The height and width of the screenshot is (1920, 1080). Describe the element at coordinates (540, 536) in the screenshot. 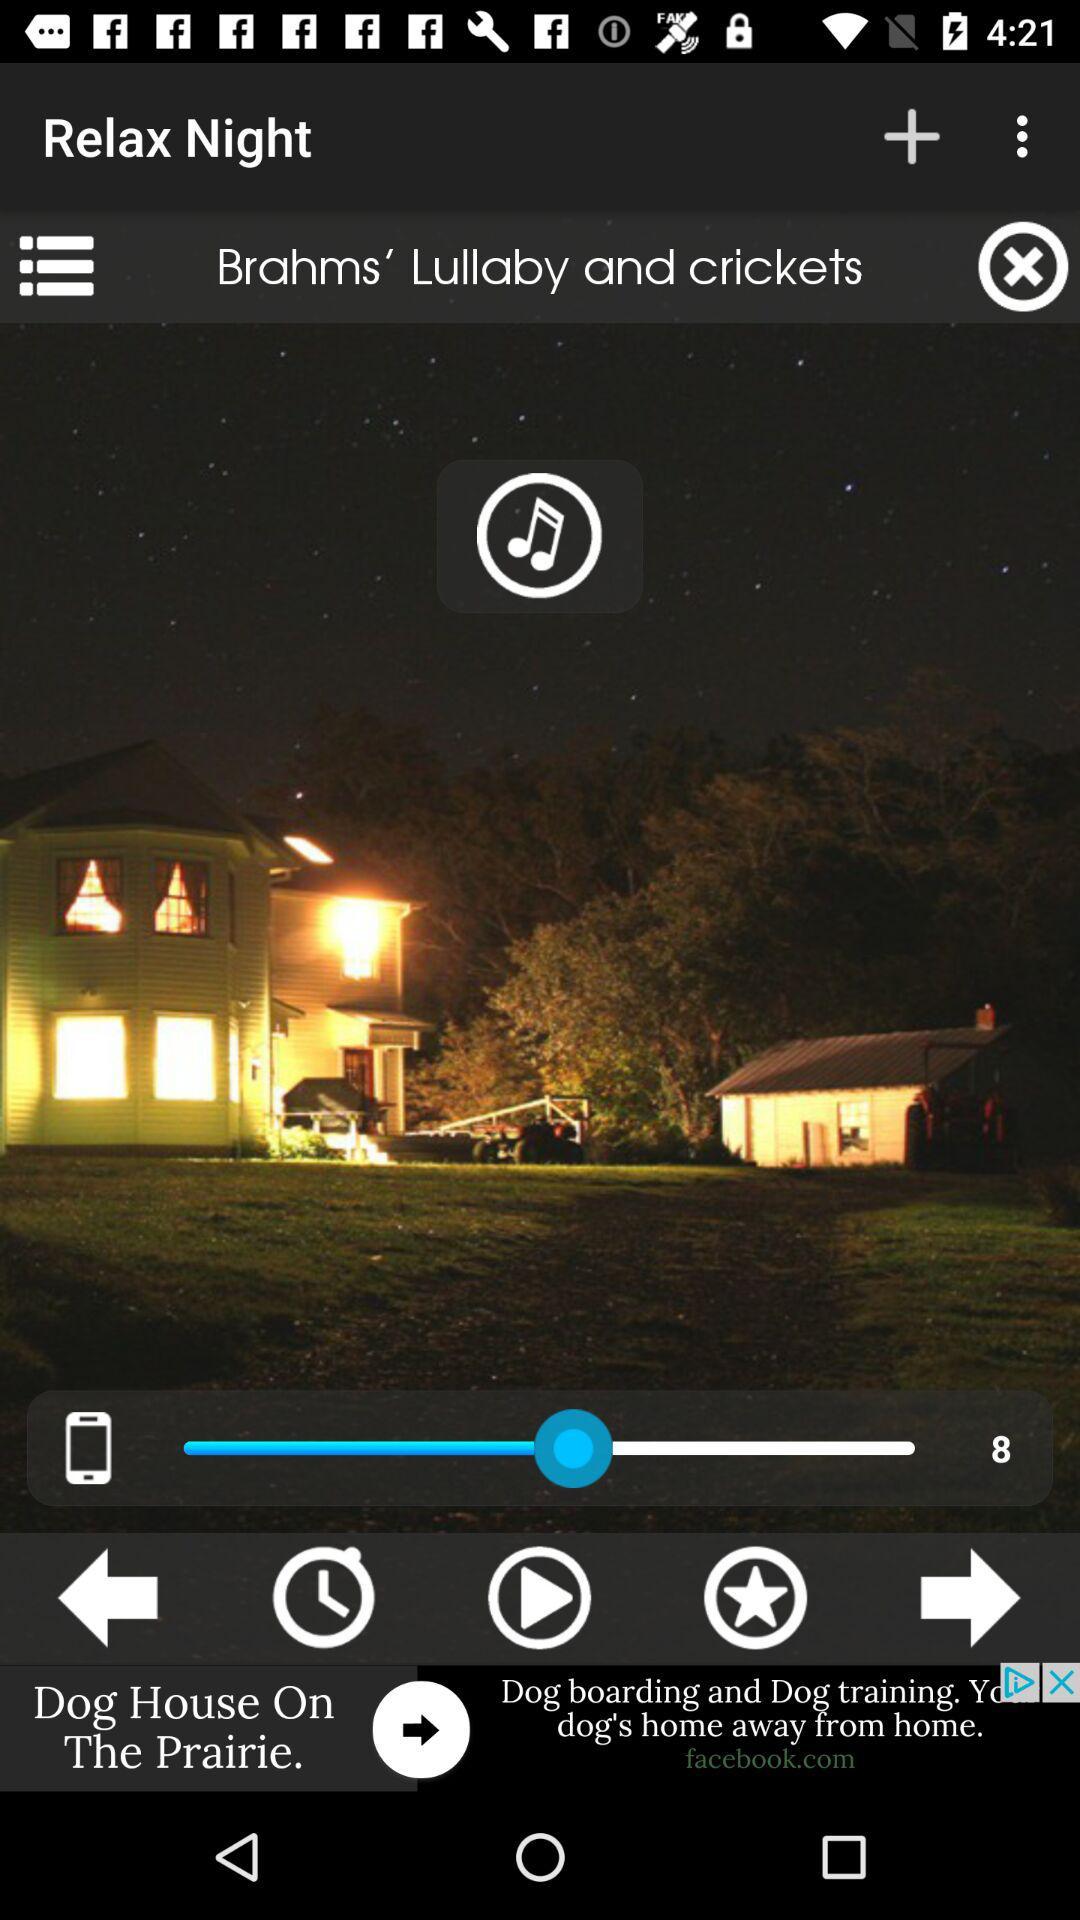

I see `the music icon` at that location.